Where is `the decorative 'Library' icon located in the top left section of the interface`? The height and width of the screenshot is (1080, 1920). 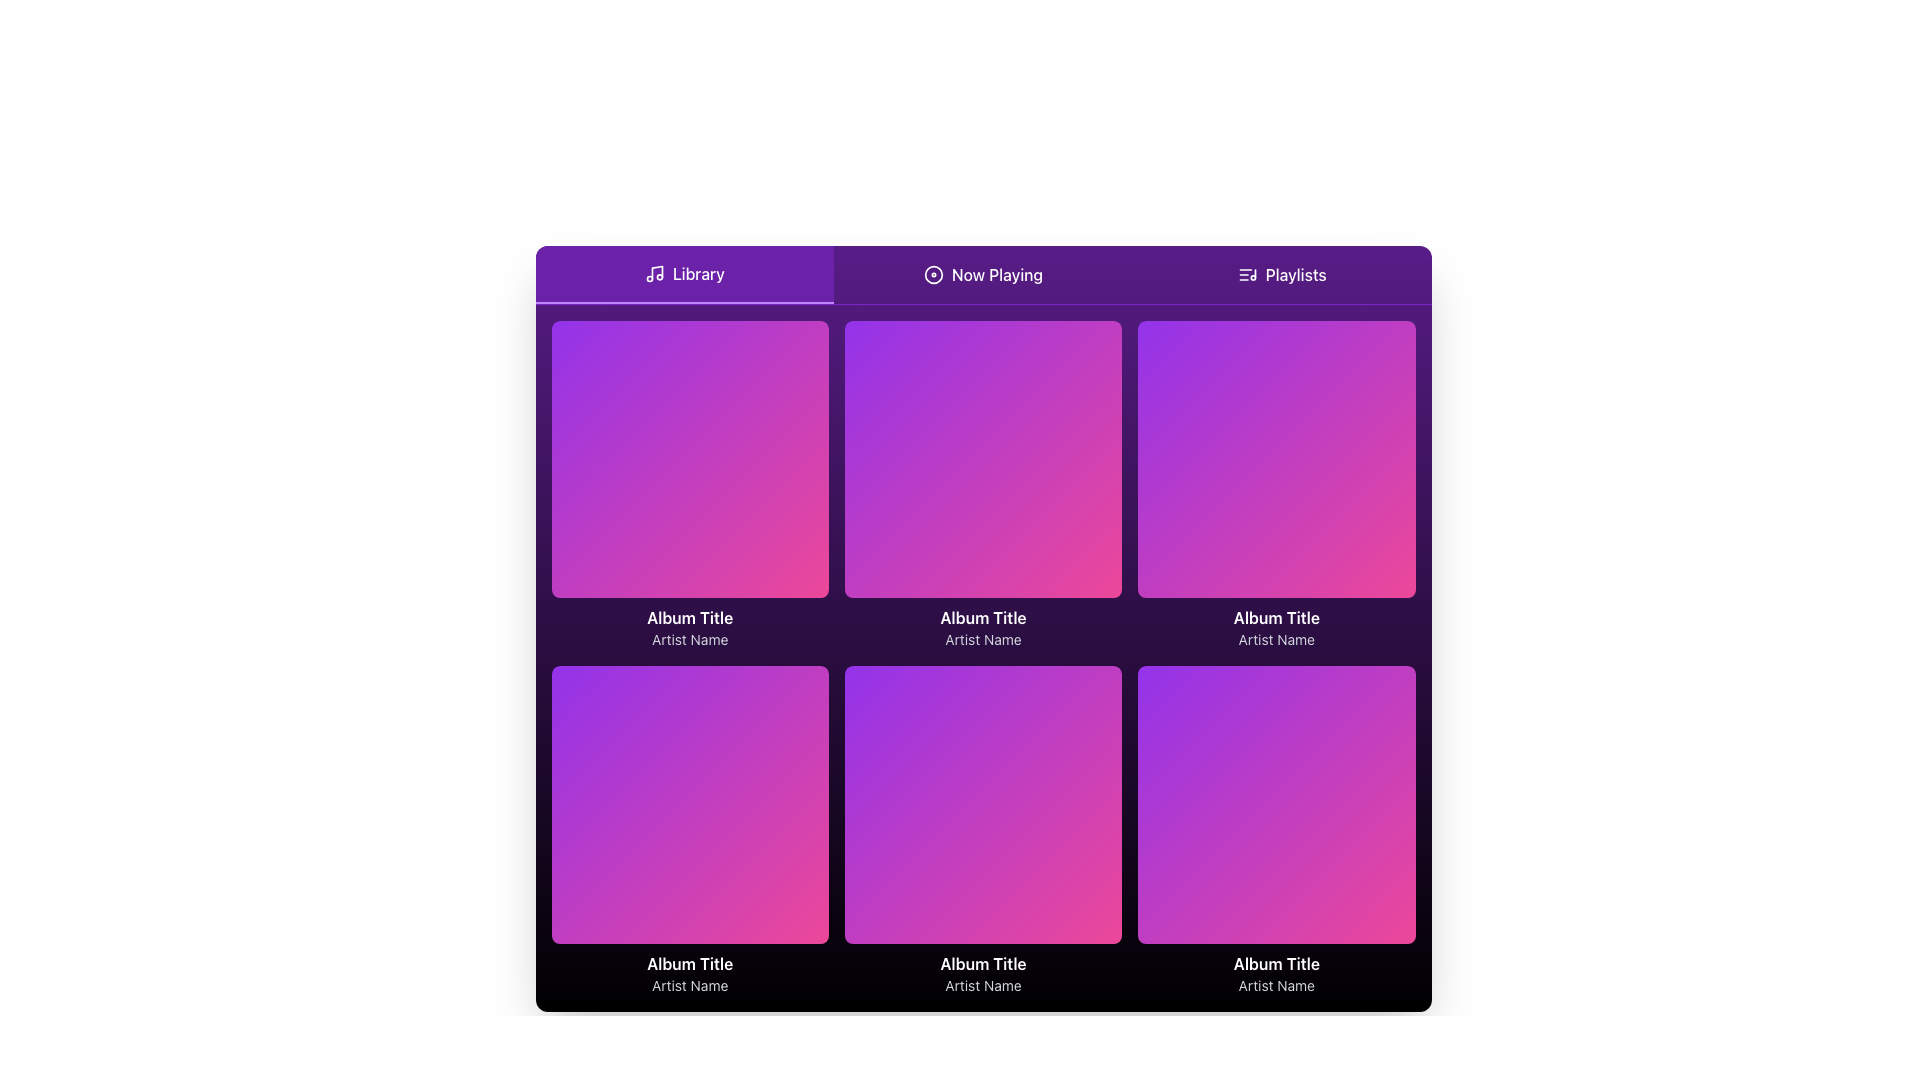
the decorative 'Library' icon located in the top left section of the interface is located at coordinates (654, 273).